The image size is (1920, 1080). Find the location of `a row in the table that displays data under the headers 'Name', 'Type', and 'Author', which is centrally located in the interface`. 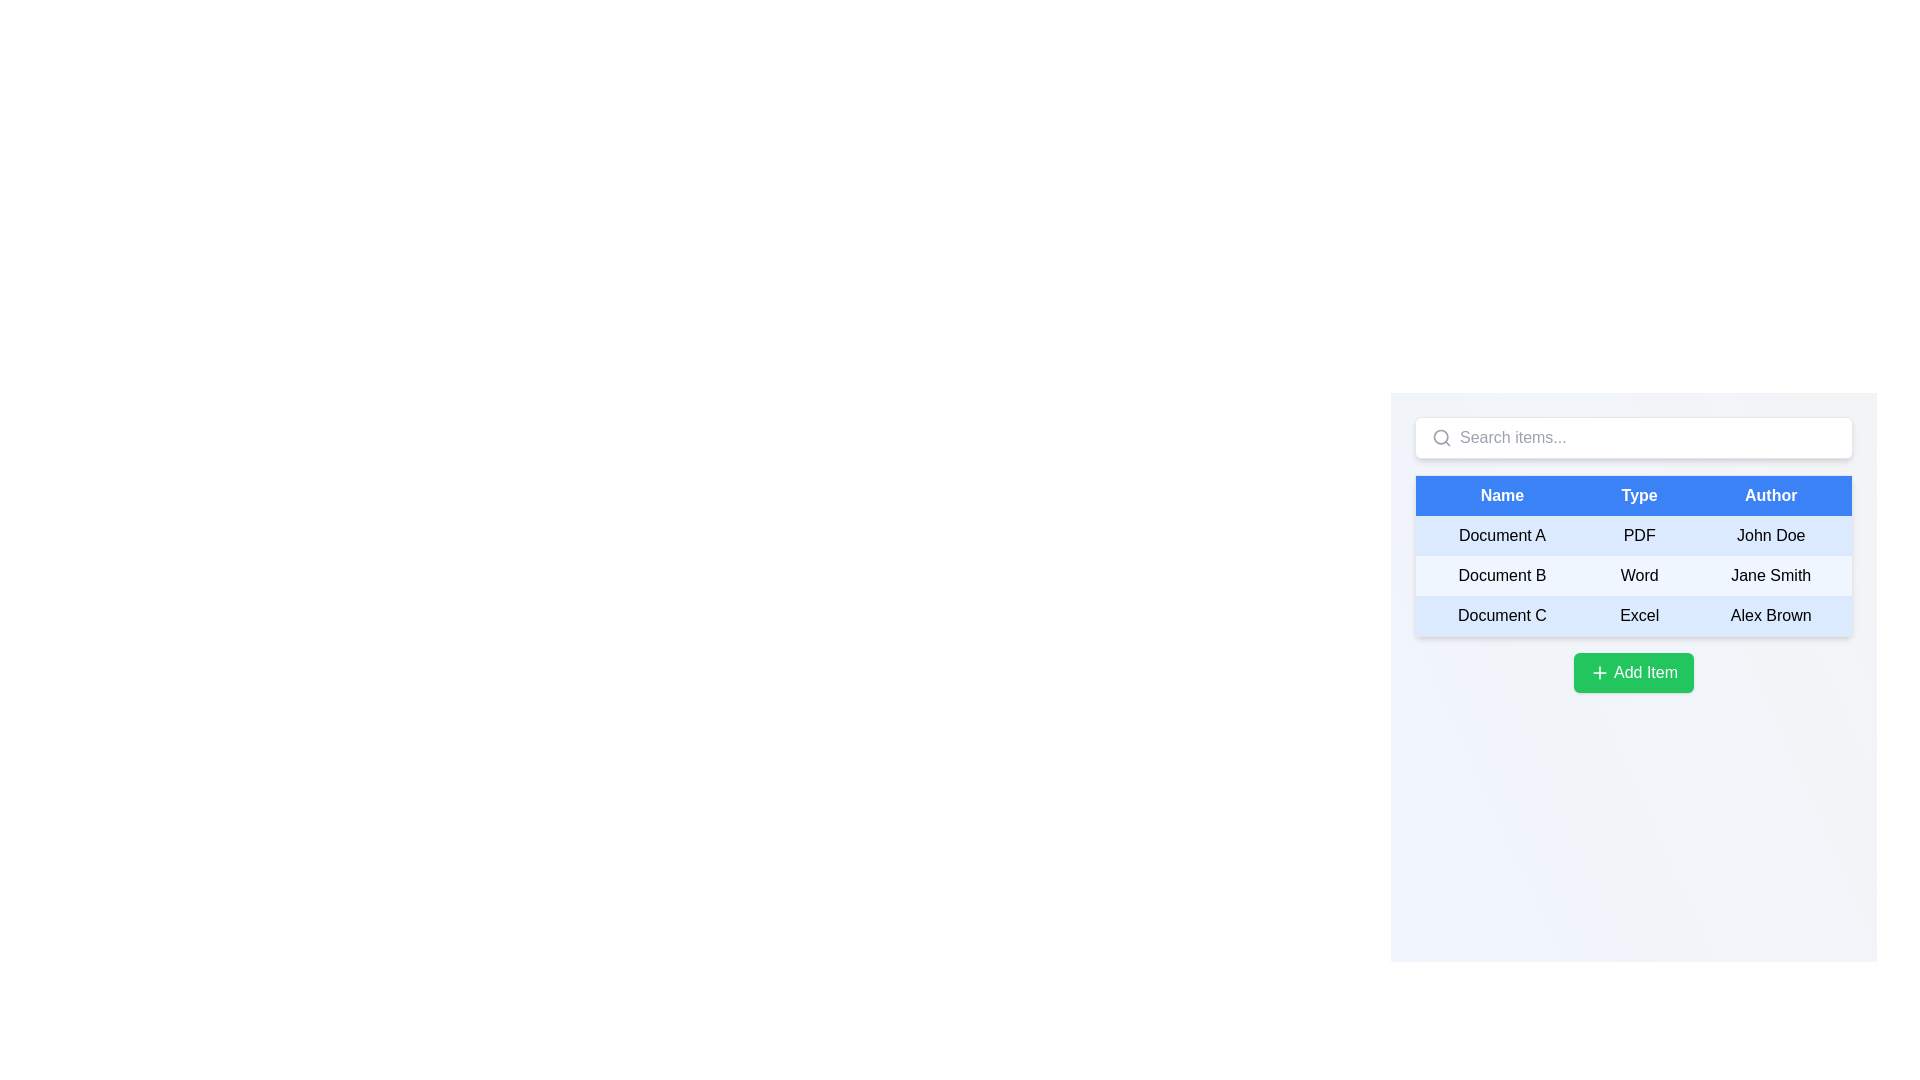

a row in the table that displays data under the headers 'Name', 'Type', and 'Author', which is centrally located in the interface is located at coordinates (1633, 575).